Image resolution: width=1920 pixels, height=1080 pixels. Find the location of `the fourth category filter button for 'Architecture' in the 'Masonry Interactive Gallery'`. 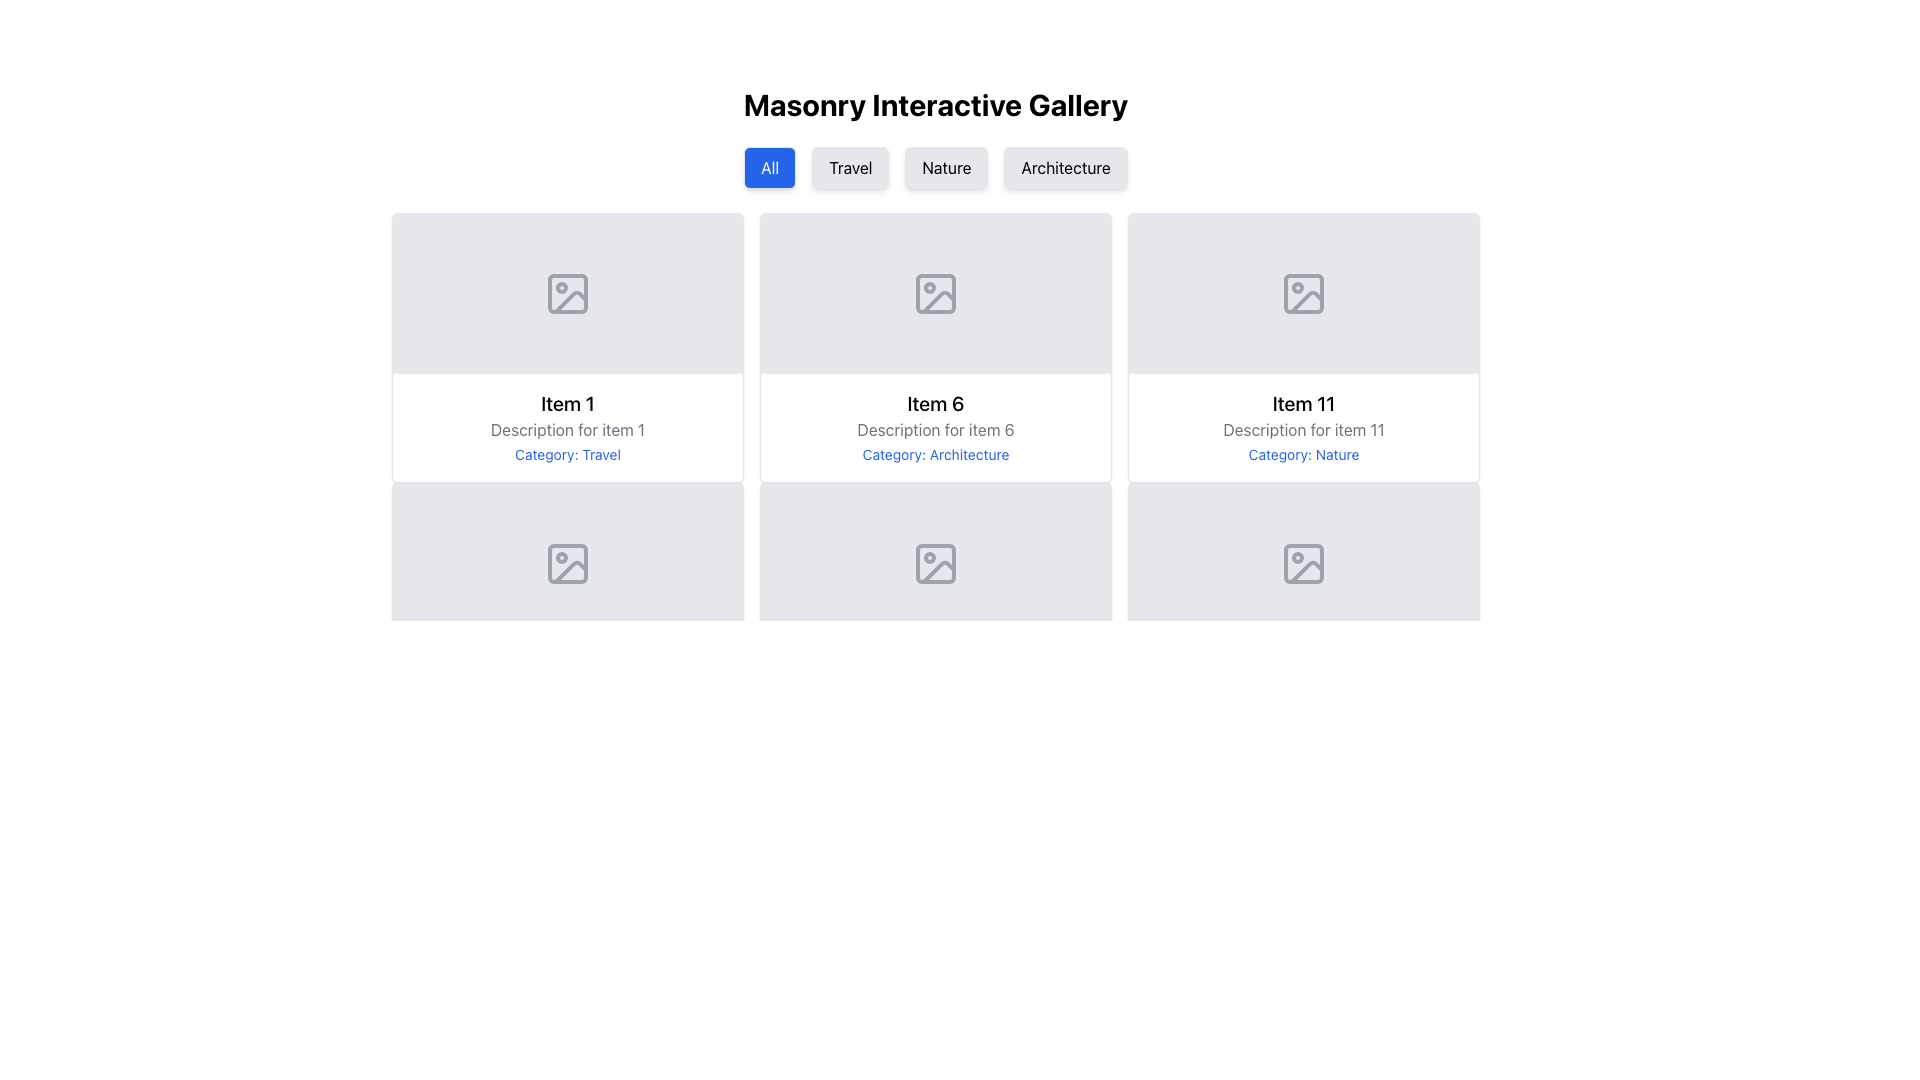

the fourth category filter button for 'Architecture' in the 'Masonry Interactive Gallery' is located at coordinates (1064, 167).